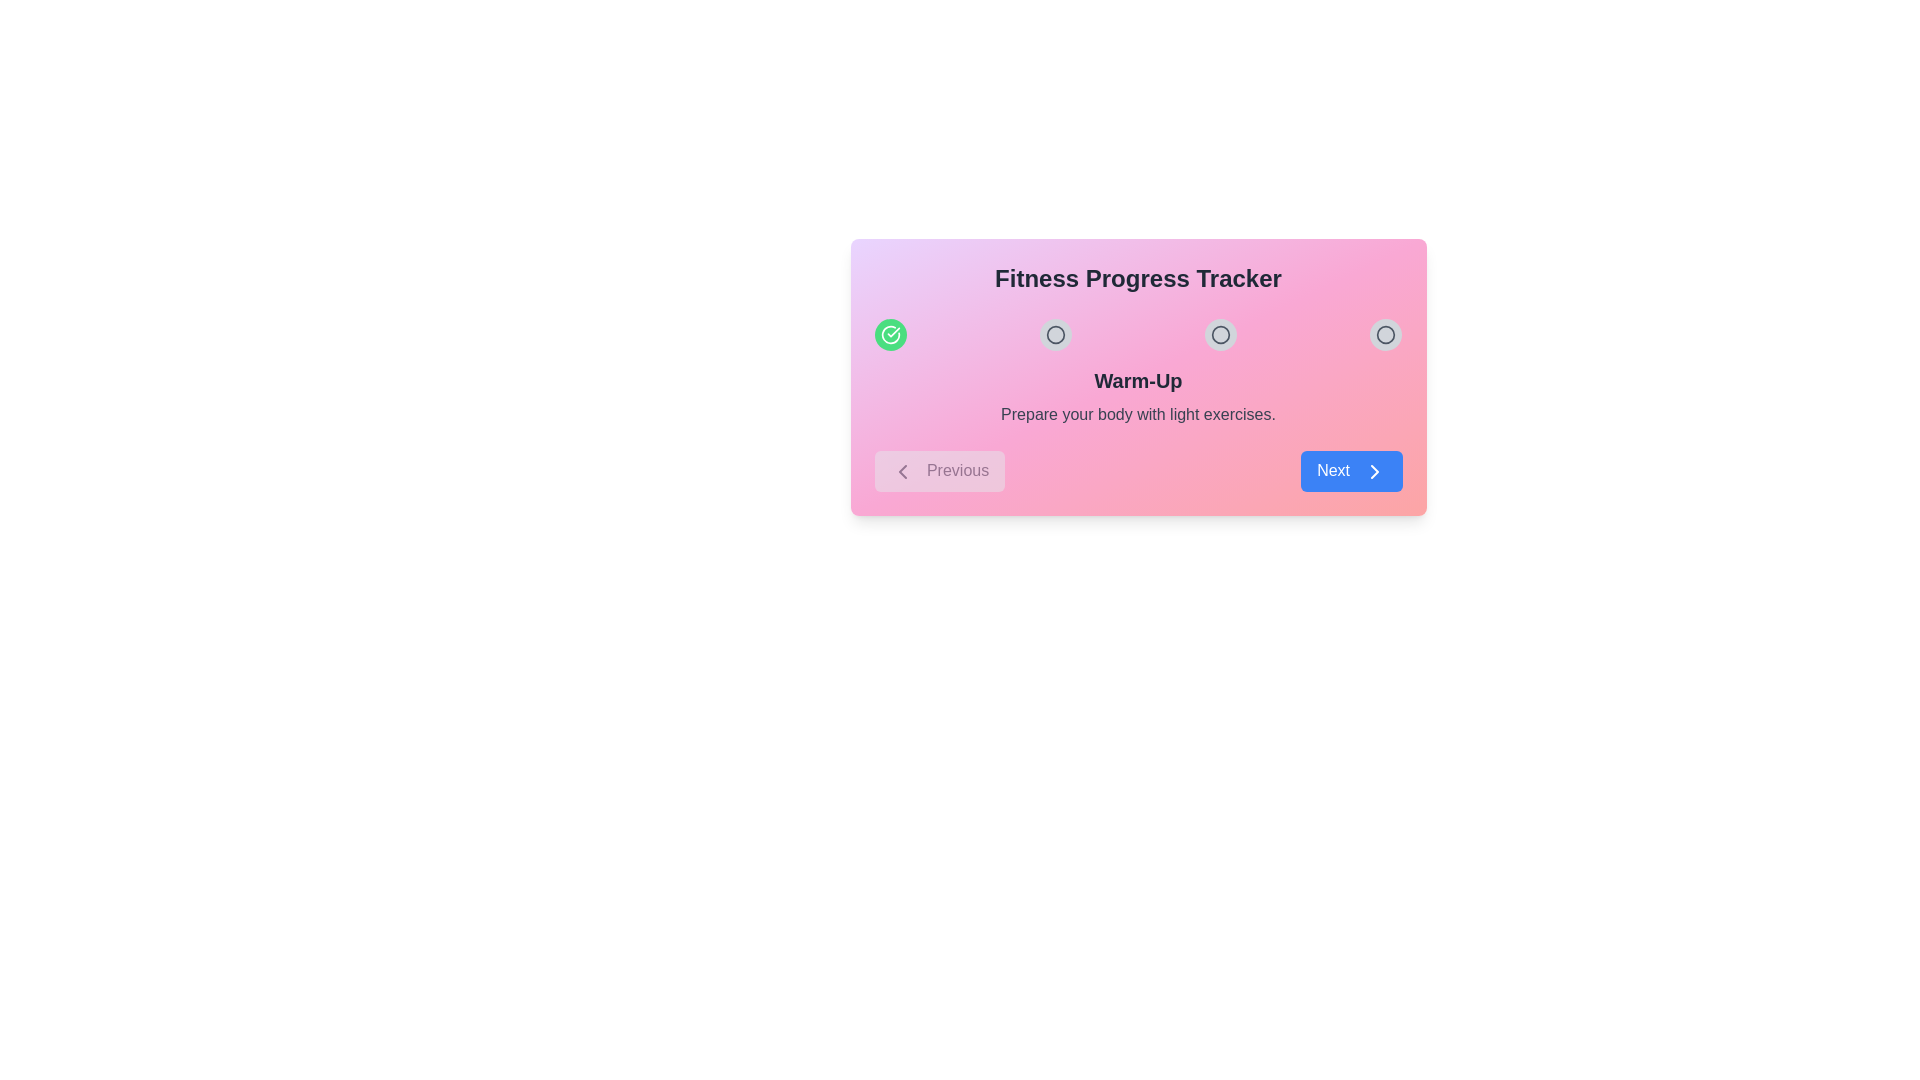  What do you see at coordinates (1220, 334) in the screenshot?
I see `the third circular Indicator button in a horizontal sequence of four buttons, which indicates a specific progress step in a multi-step process` at bounding box center [1220, 334].